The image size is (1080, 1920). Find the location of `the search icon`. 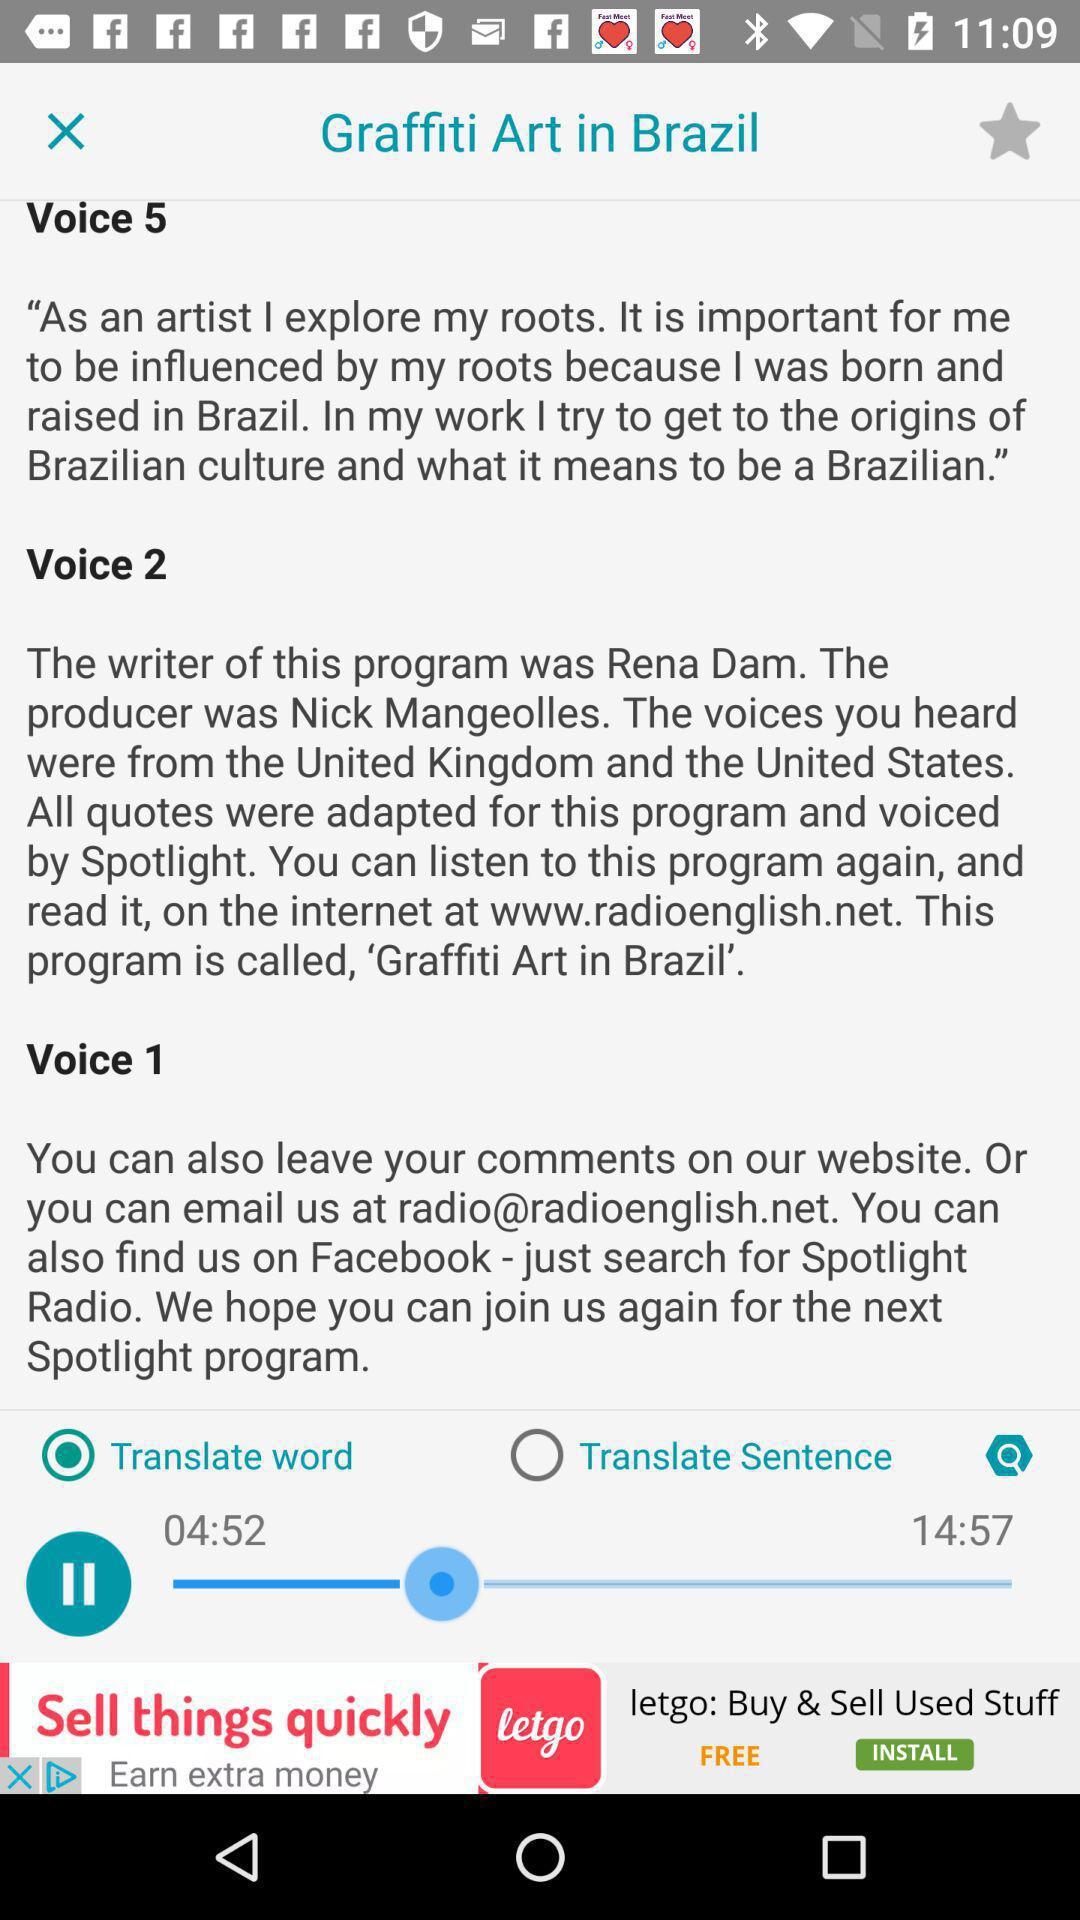

the search icon is located at coordinates (1009, 1455).